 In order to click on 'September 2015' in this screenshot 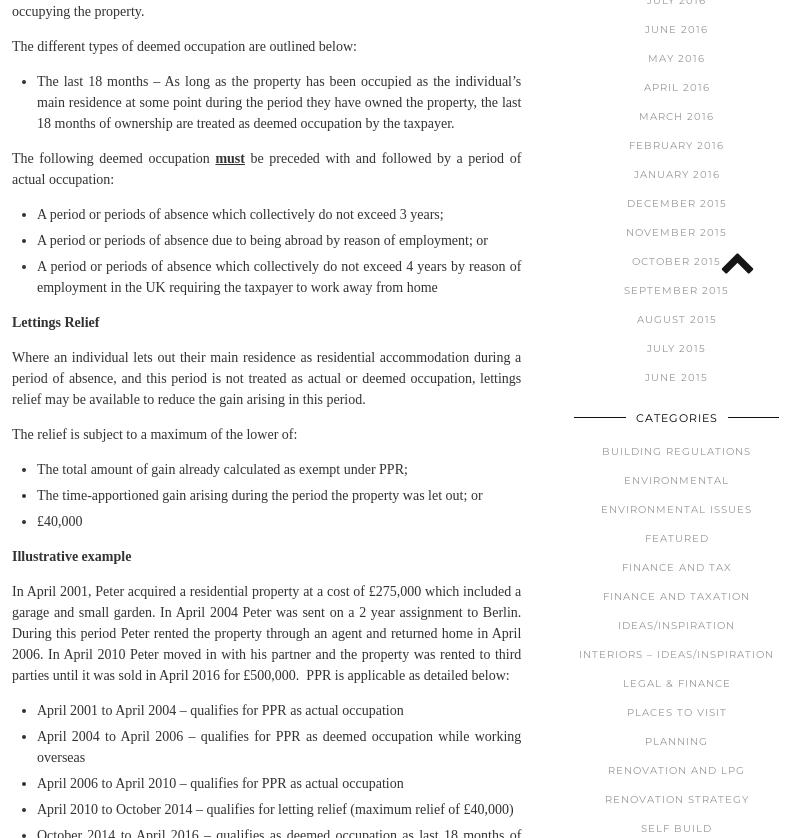, I will do `click(676, 288)`.